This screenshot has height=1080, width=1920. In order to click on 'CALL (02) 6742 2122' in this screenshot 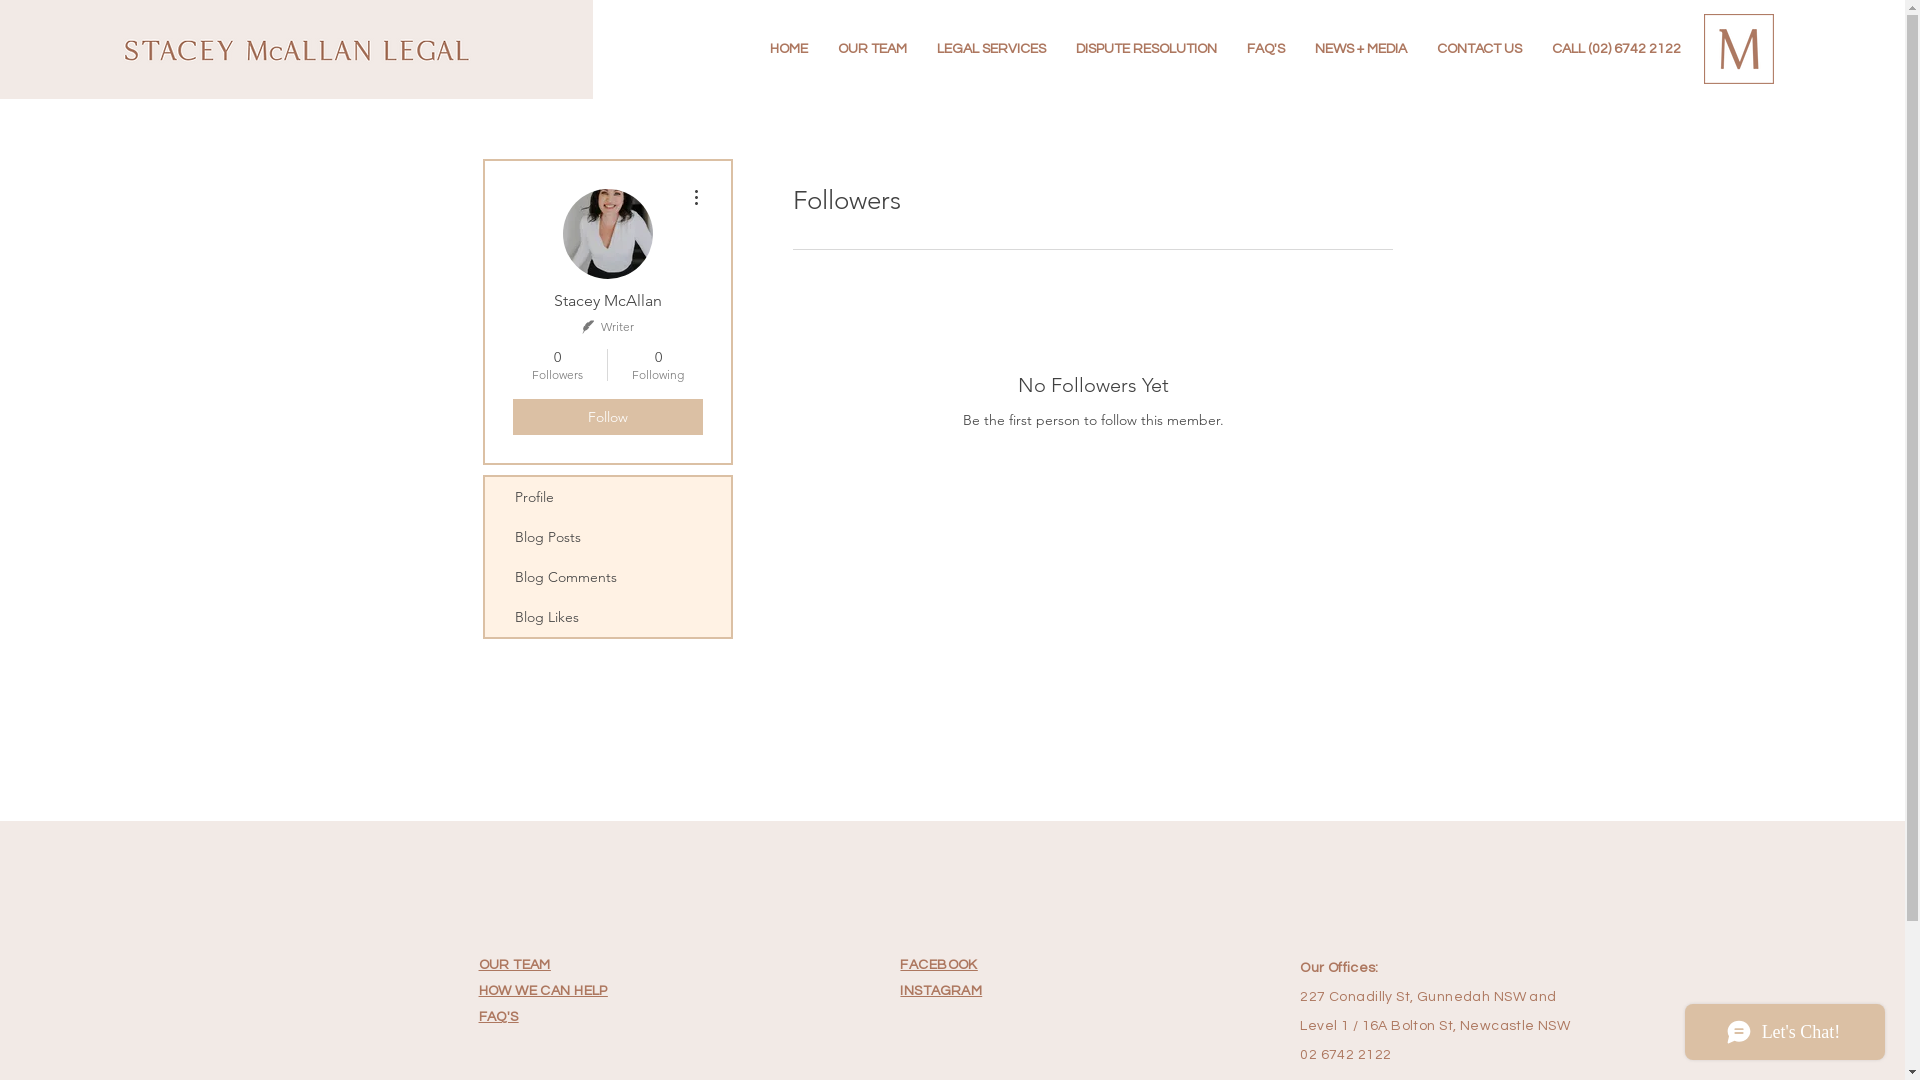, I will do `click(1535, 48)`.